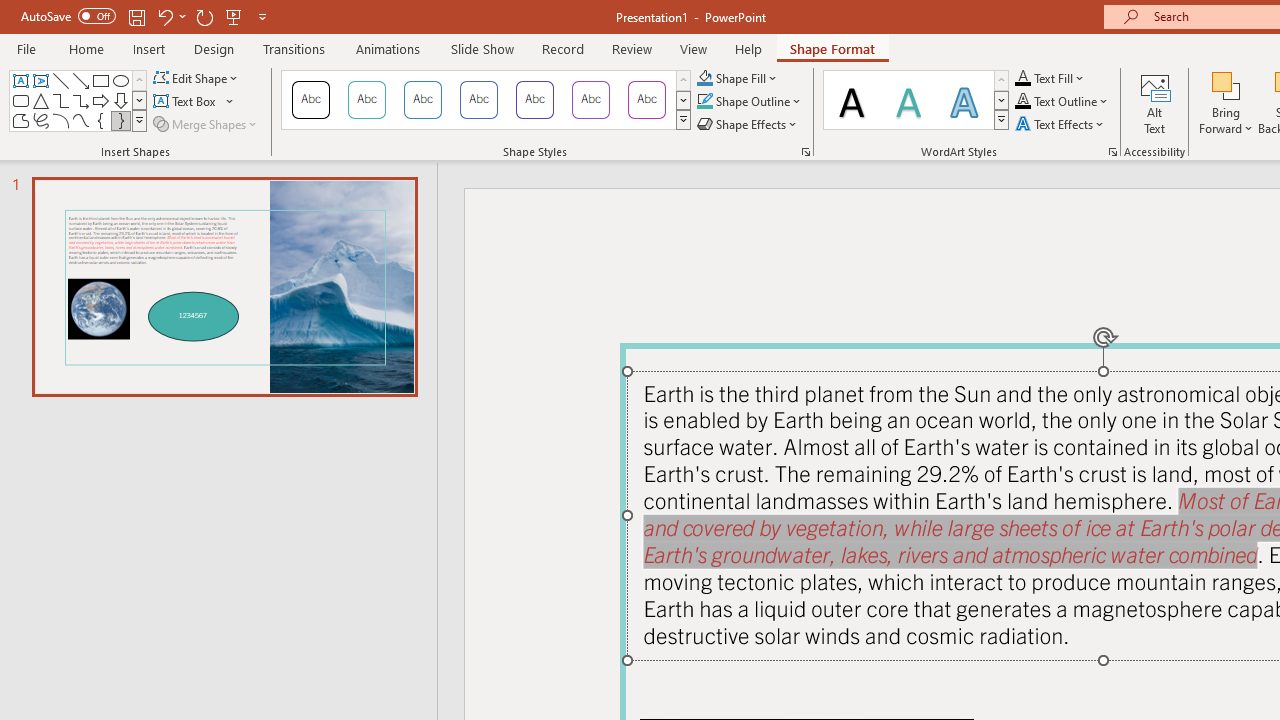  I want to click on 'Merge Shapes', so click(206, 124).